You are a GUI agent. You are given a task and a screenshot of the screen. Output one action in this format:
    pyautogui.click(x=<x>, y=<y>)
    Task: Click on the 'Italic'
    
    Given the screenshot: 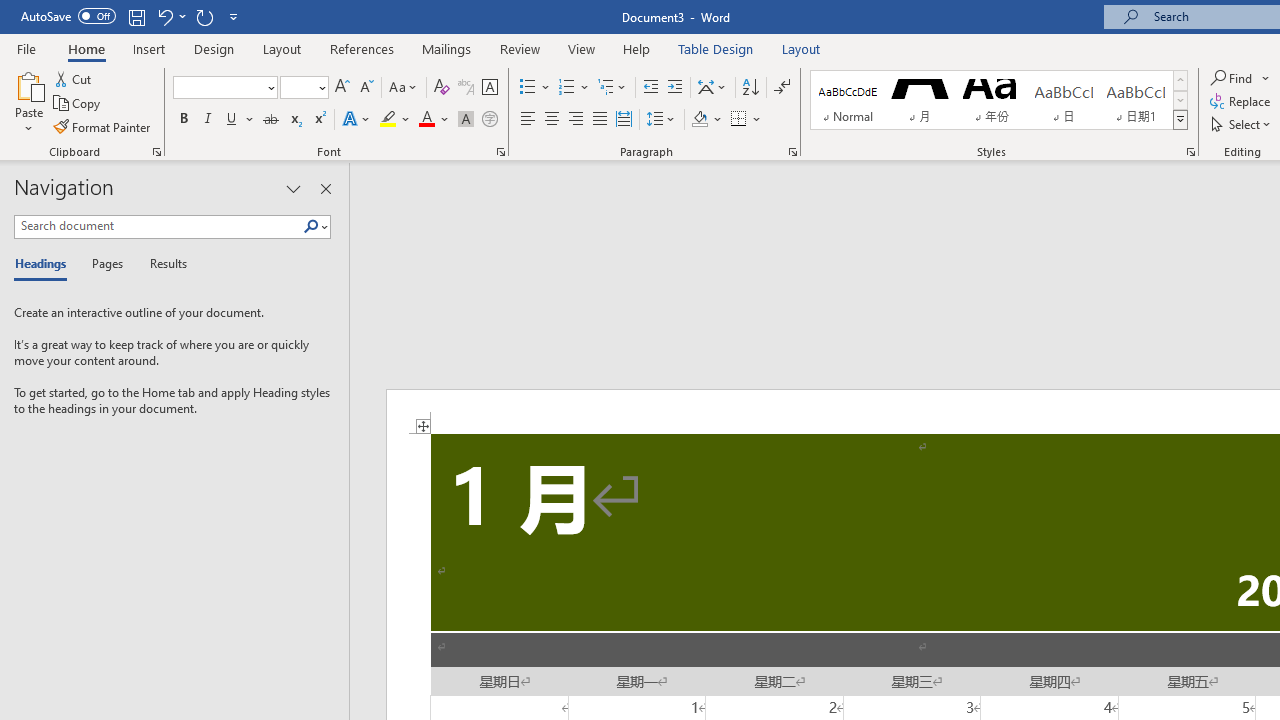 What is the action you would take?
    pyautogui.click(x=208, y=119)
    